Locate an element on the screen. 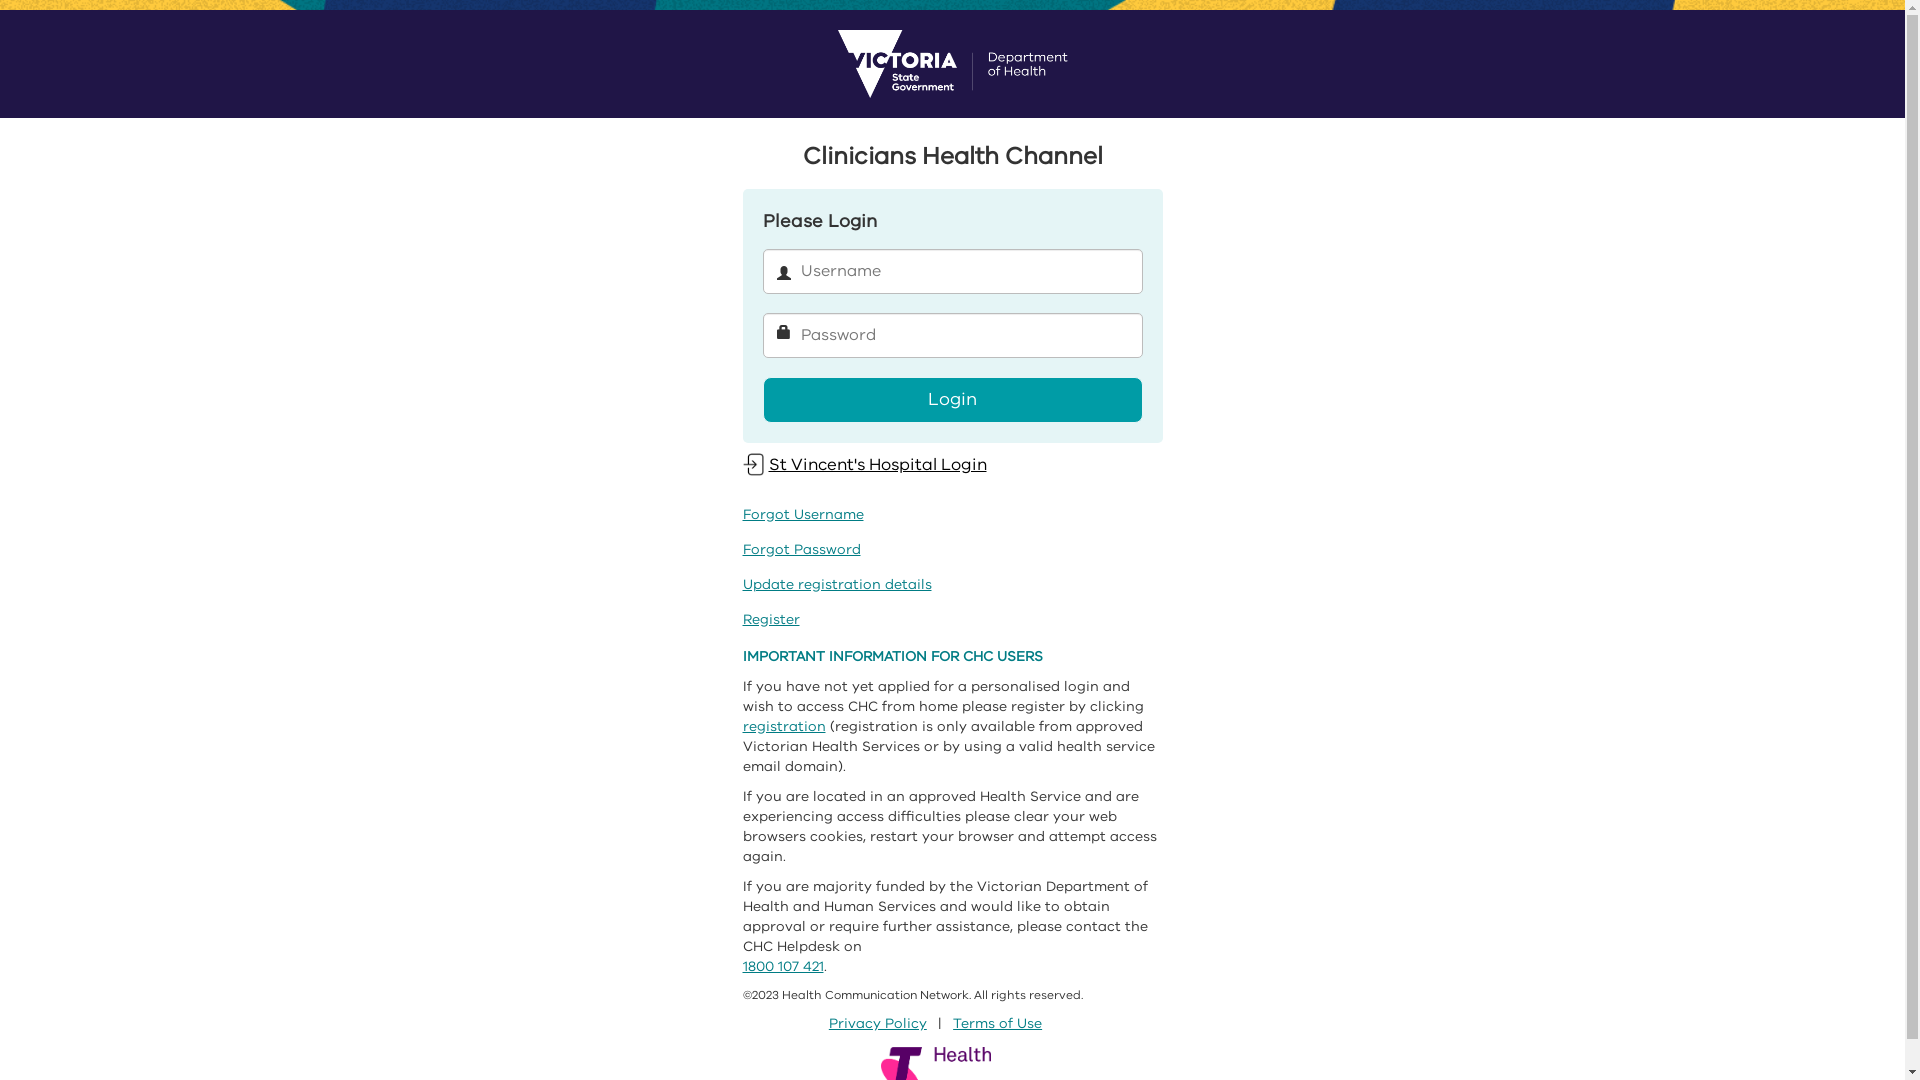 The image size is (1920, 1080). 'Update registration details' is located at coordinates (836, 584).